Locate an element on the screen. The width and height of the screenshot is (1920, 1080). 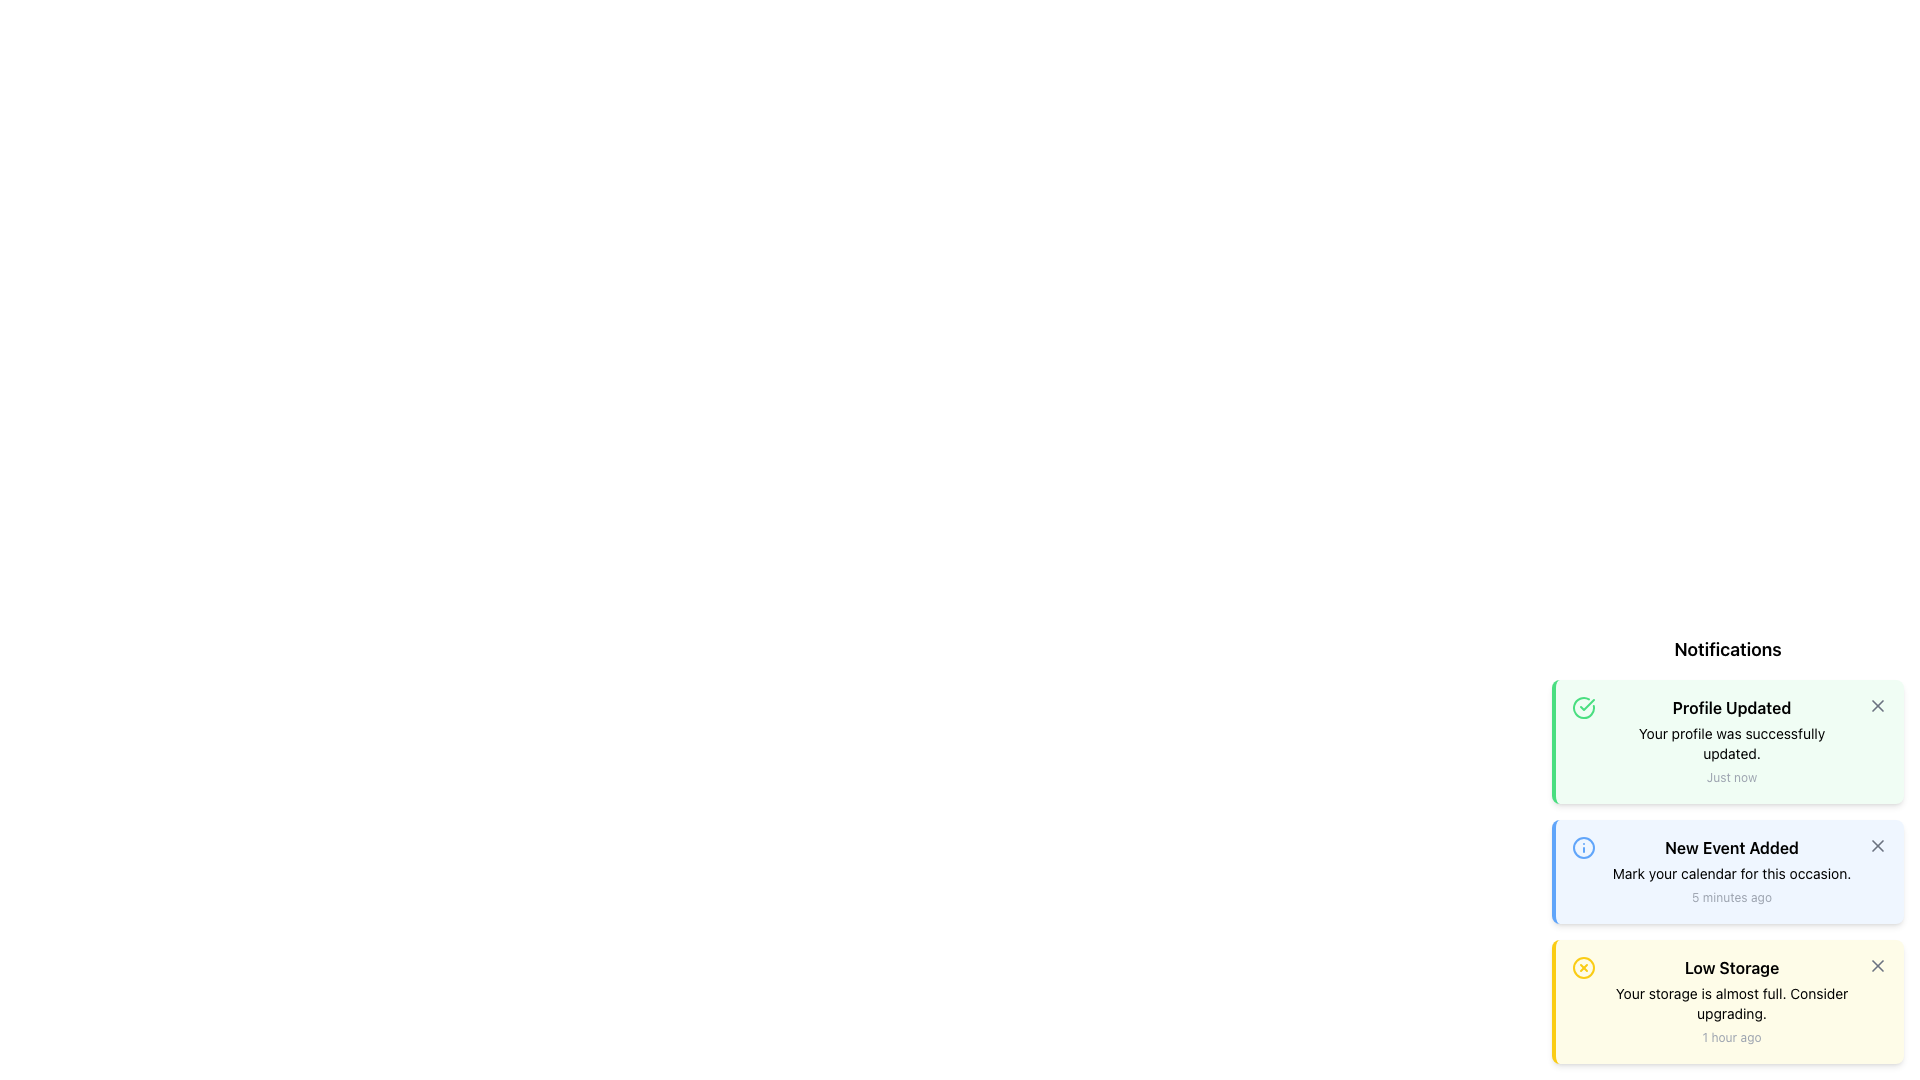
the dismiss button located at the top-right corner of the 'Profile Updated' notification box to observe a style change is located at coordinates (1876, 704).